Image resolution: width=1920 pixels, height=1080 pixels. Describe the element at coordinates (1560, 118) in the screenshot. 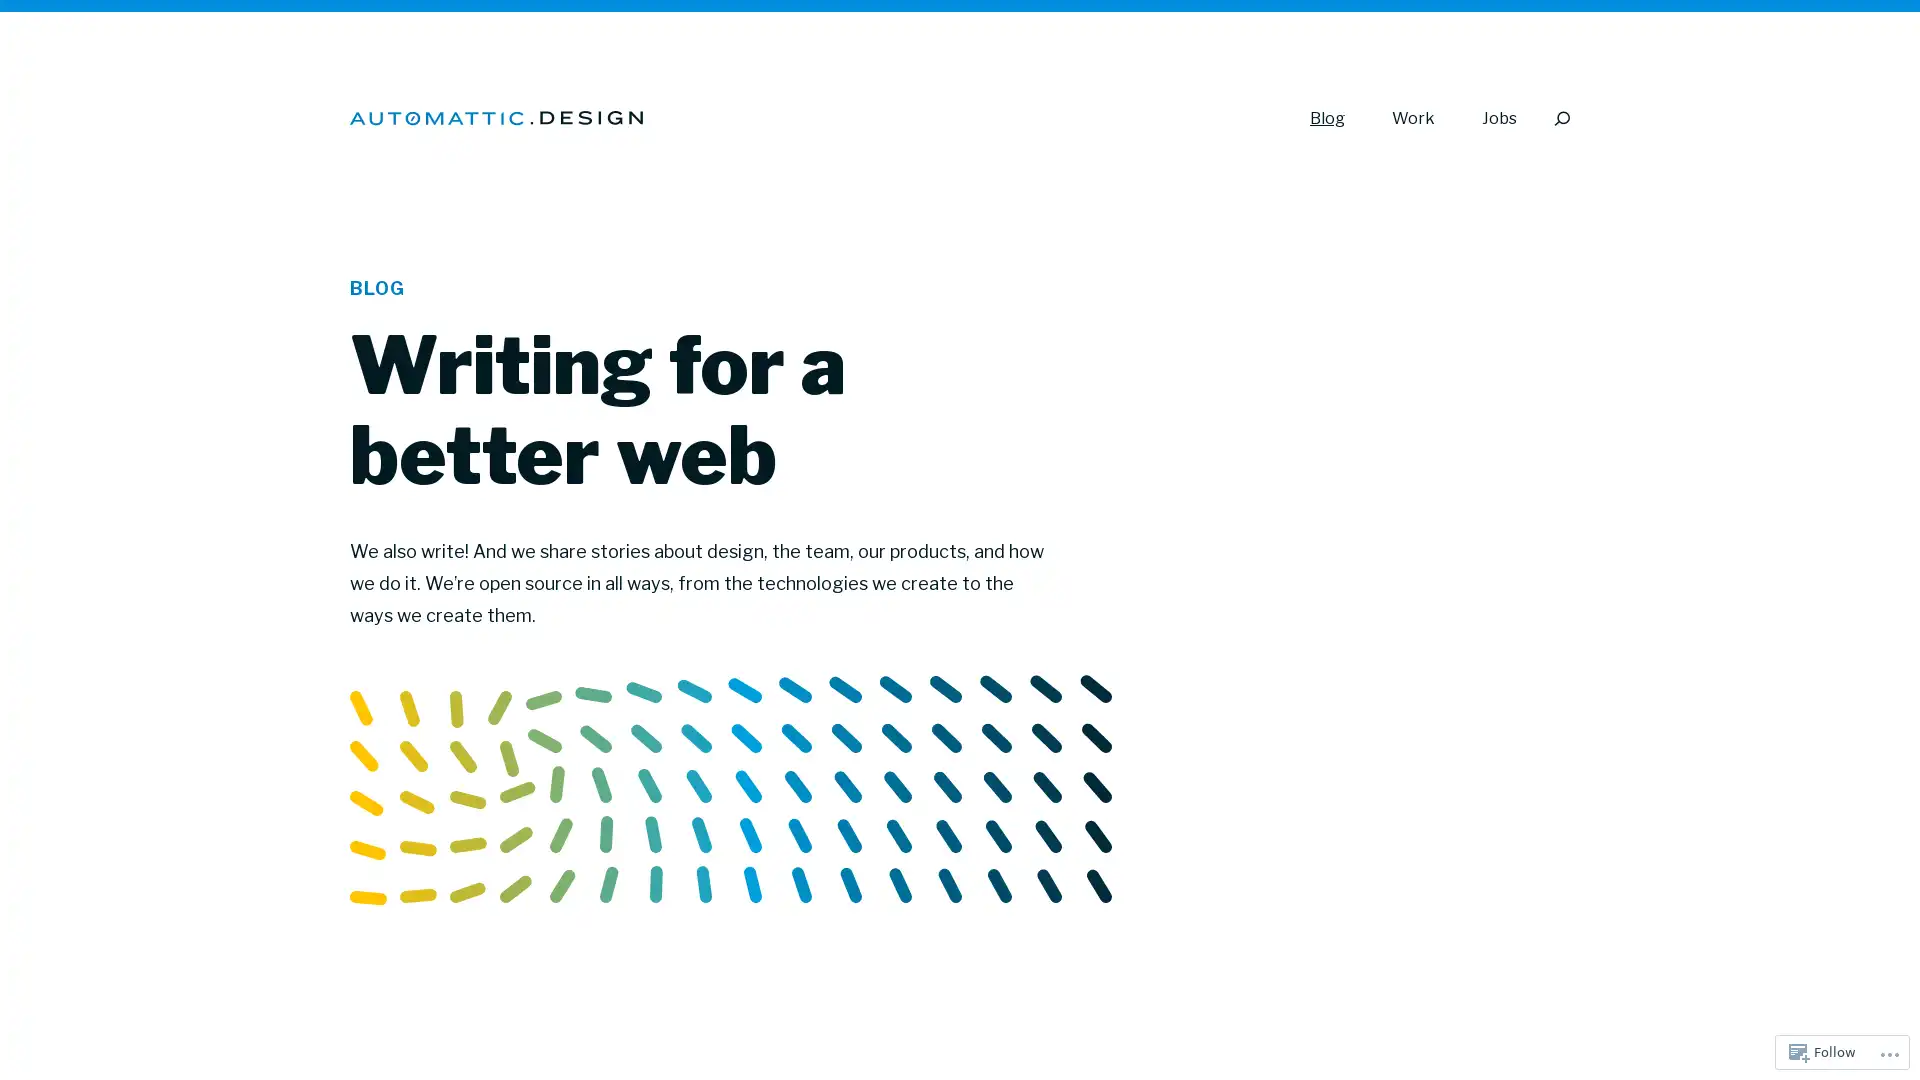

I see `Search` at that location.